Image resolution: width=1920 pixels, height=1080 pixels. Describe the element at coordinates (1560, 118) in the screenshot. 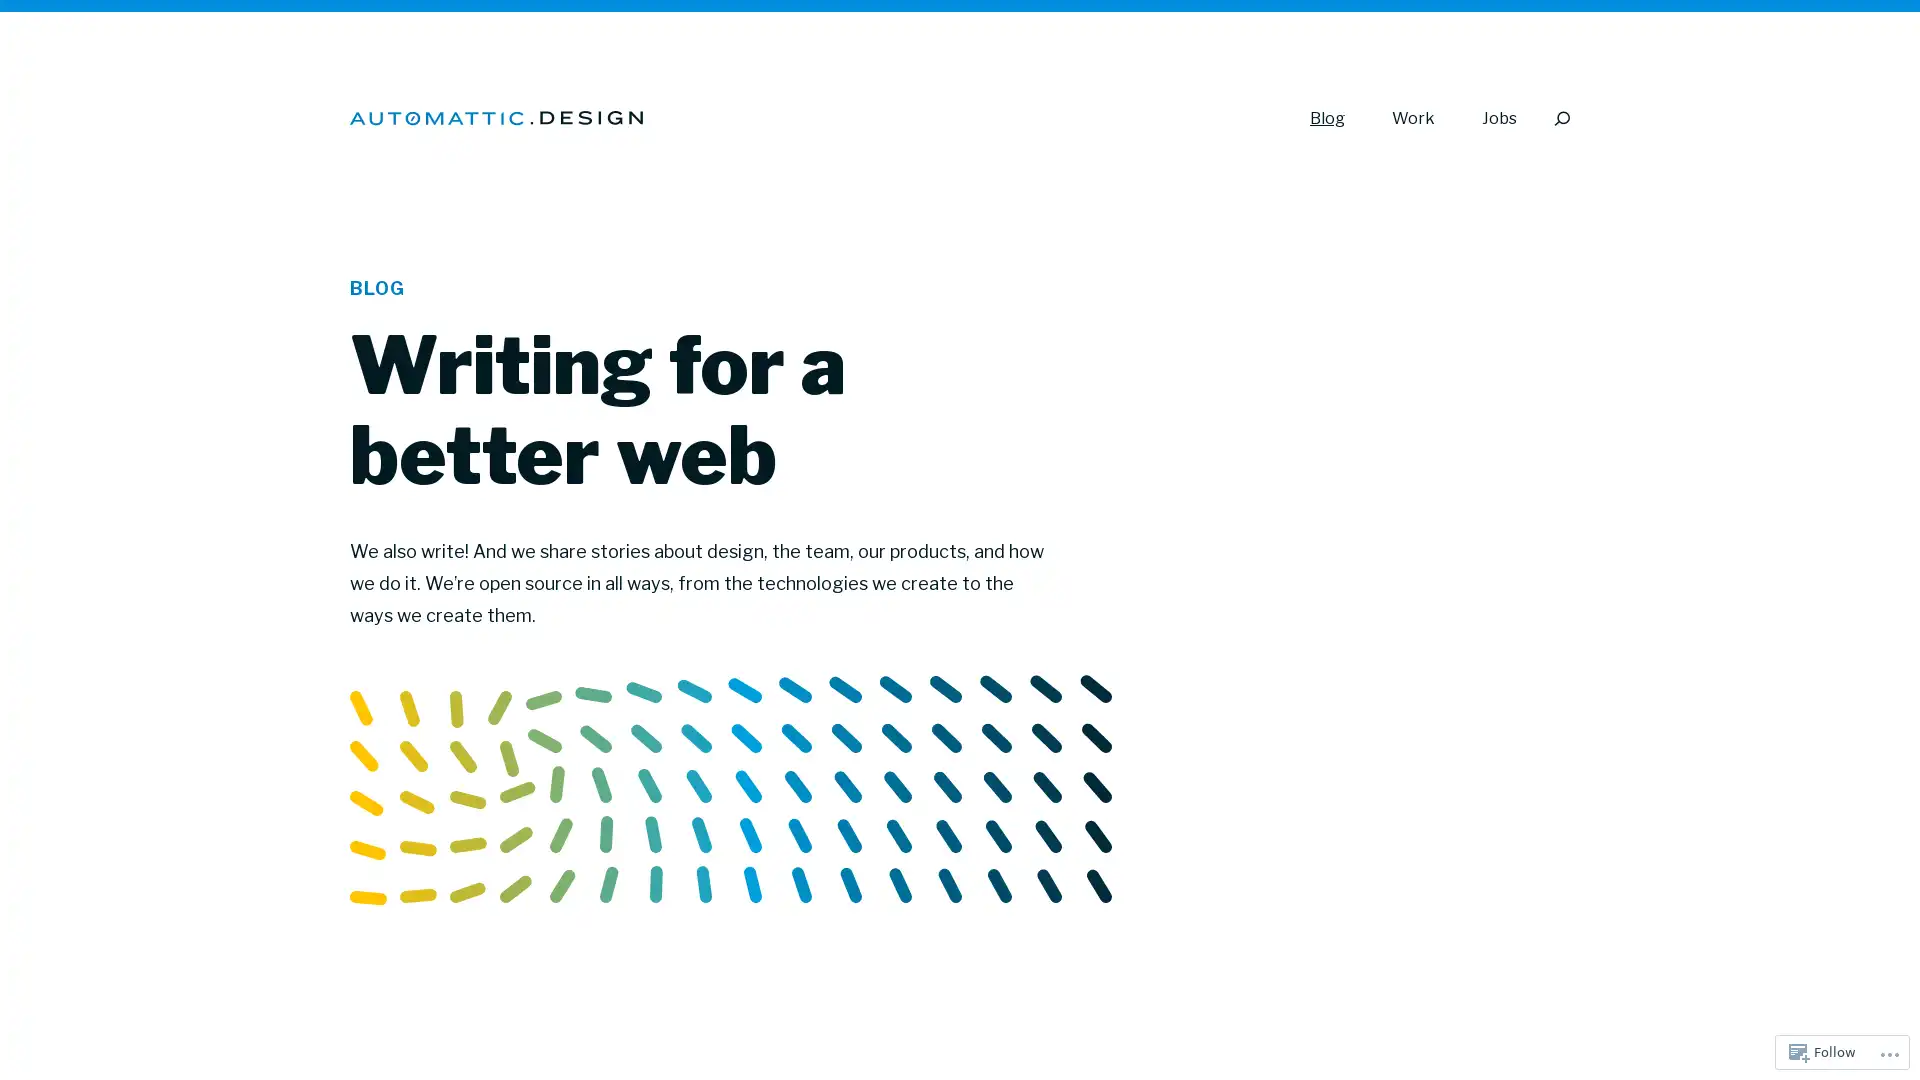

I see `Search` at that location.